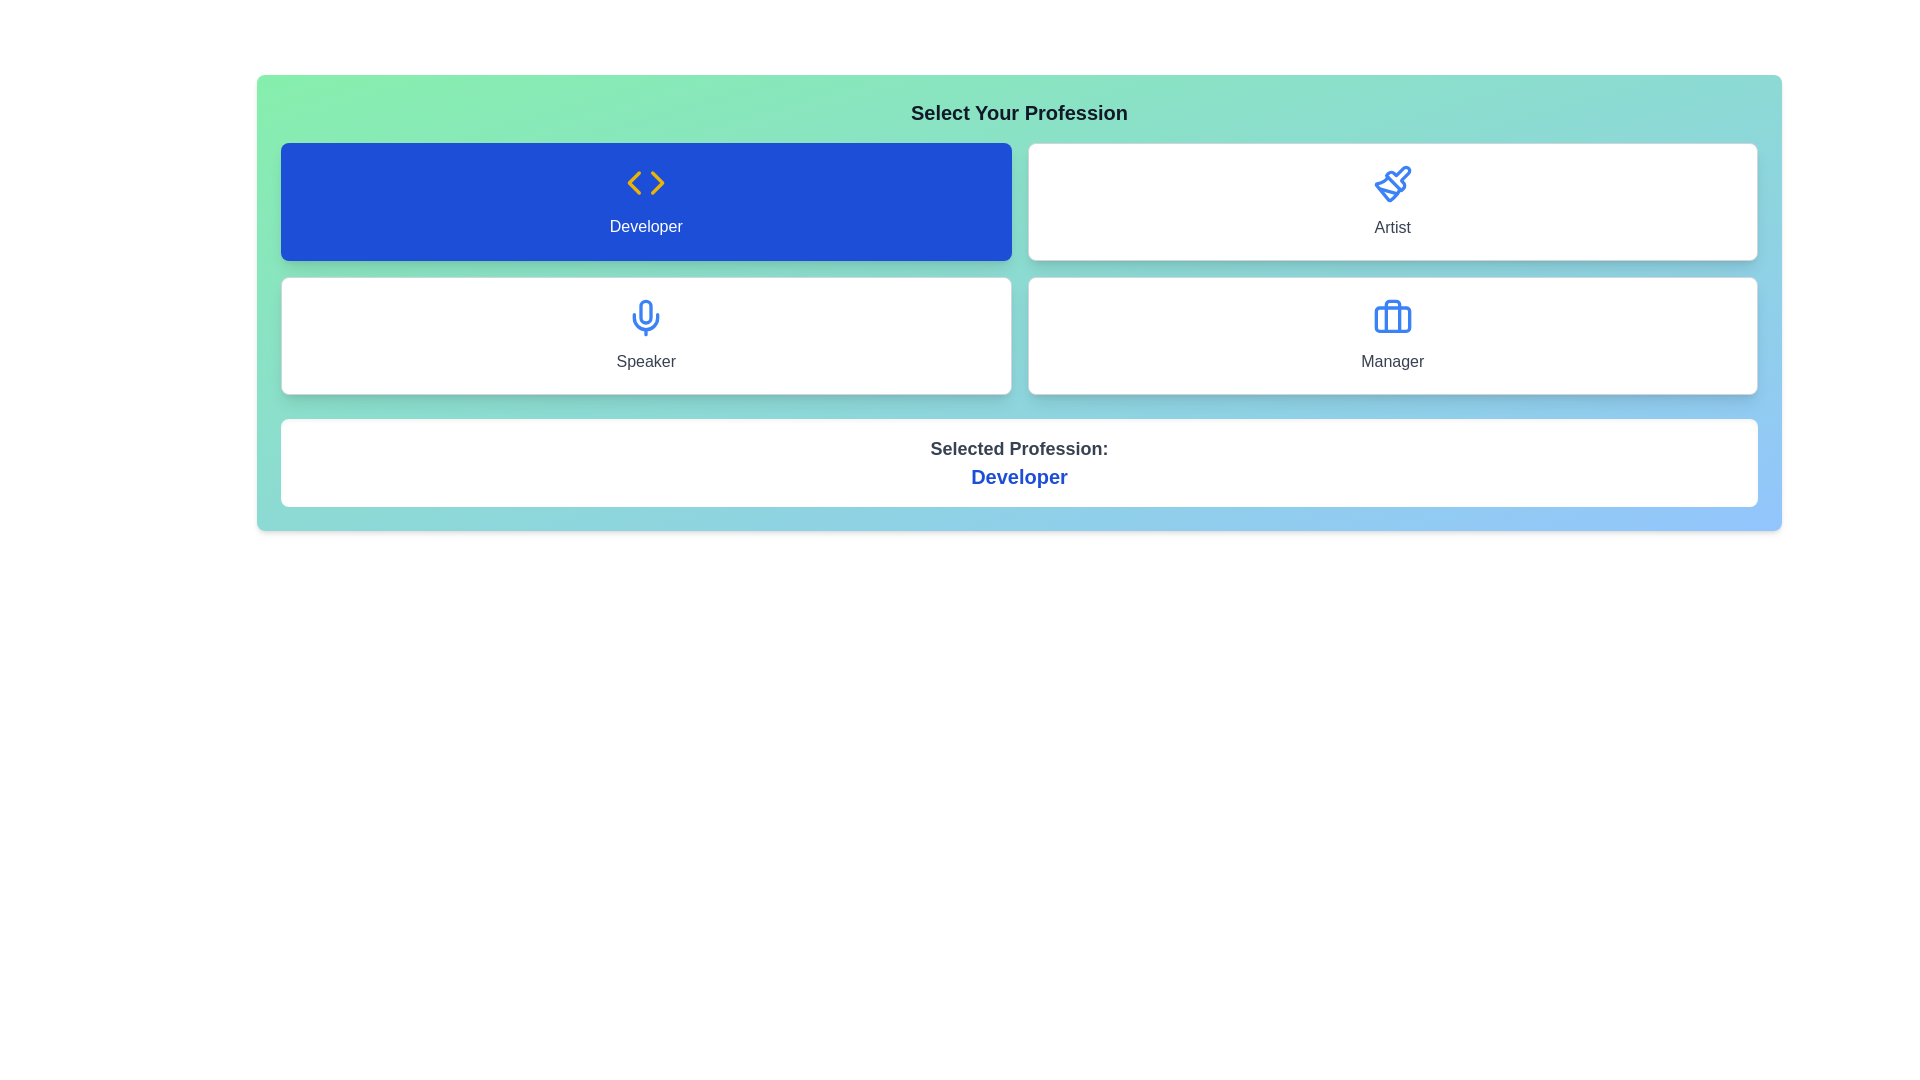 The height and width of the screenshot is (1080, 1920). Describe the element at coordinates (1391, 201) in the screenshot. I see `the button labeled Artist to view its hover effect` at that location.